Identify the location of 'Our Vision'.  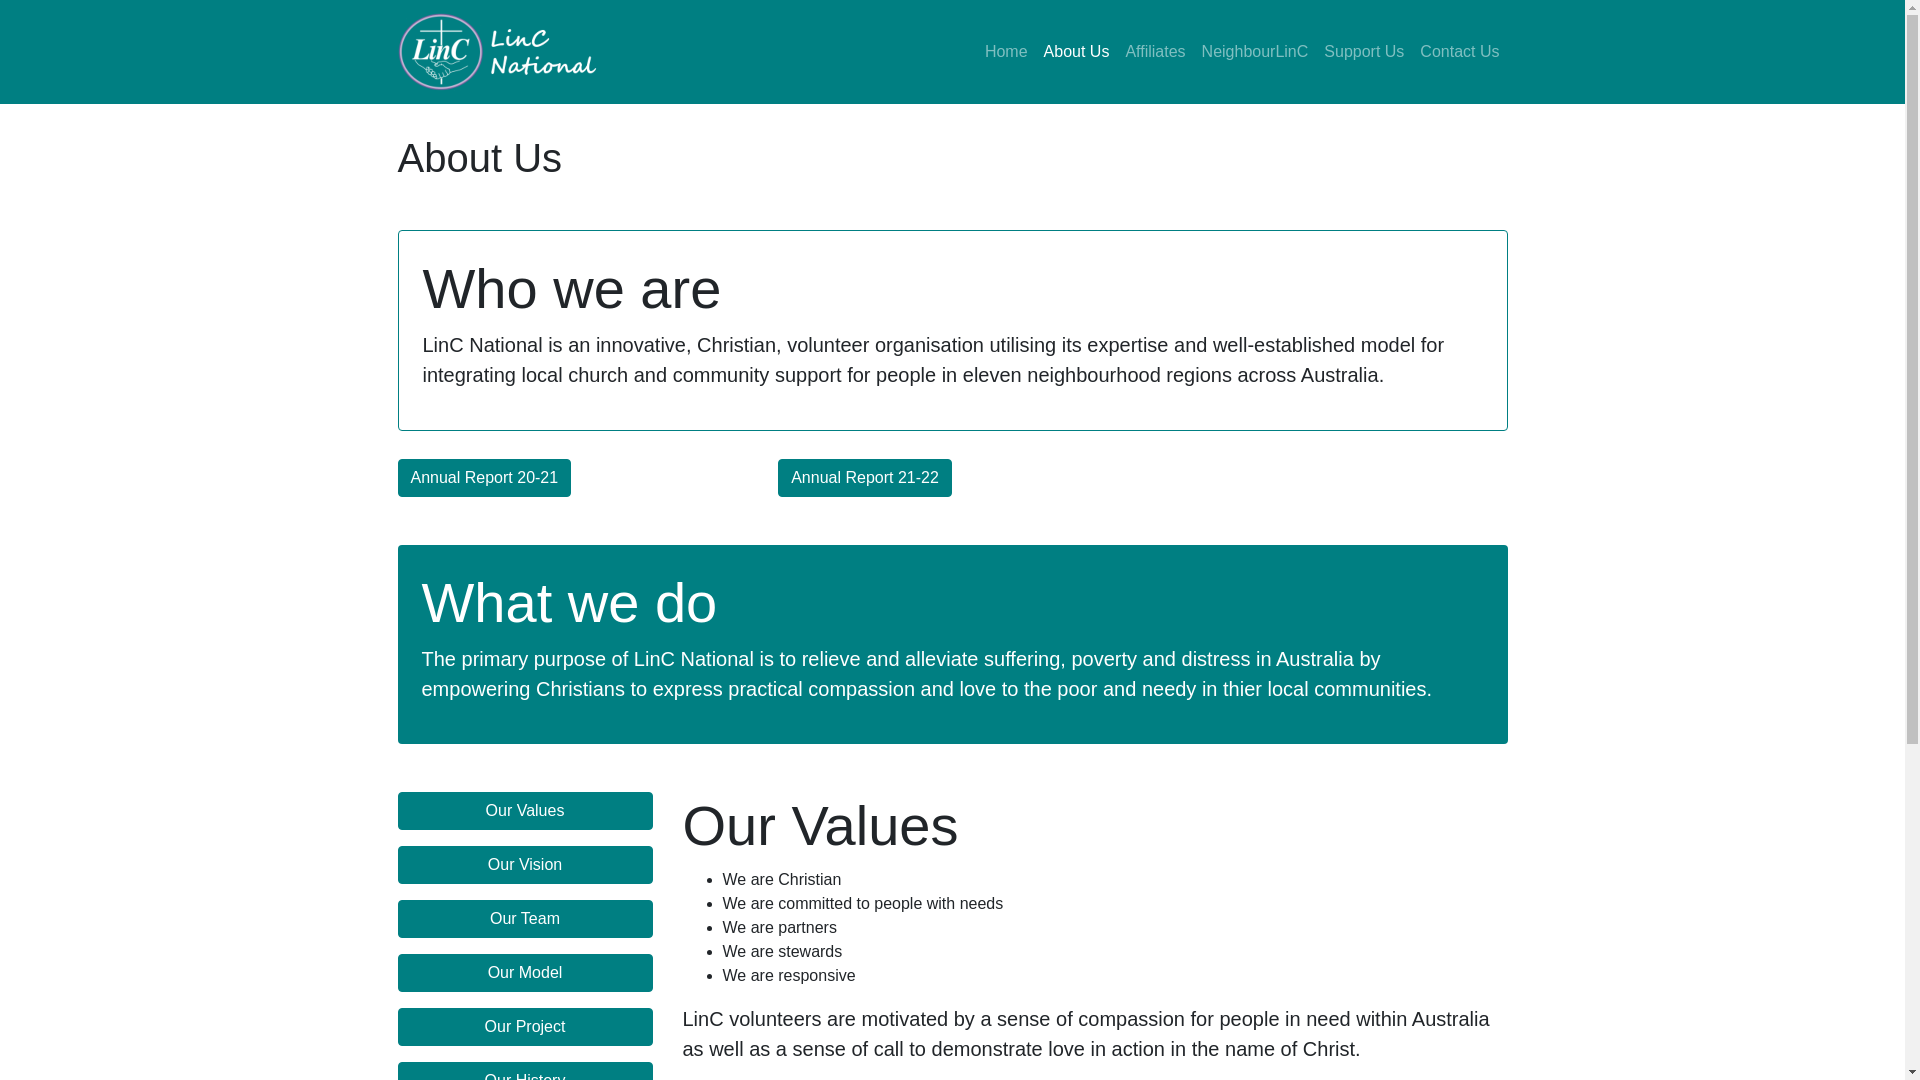
(525, 863).